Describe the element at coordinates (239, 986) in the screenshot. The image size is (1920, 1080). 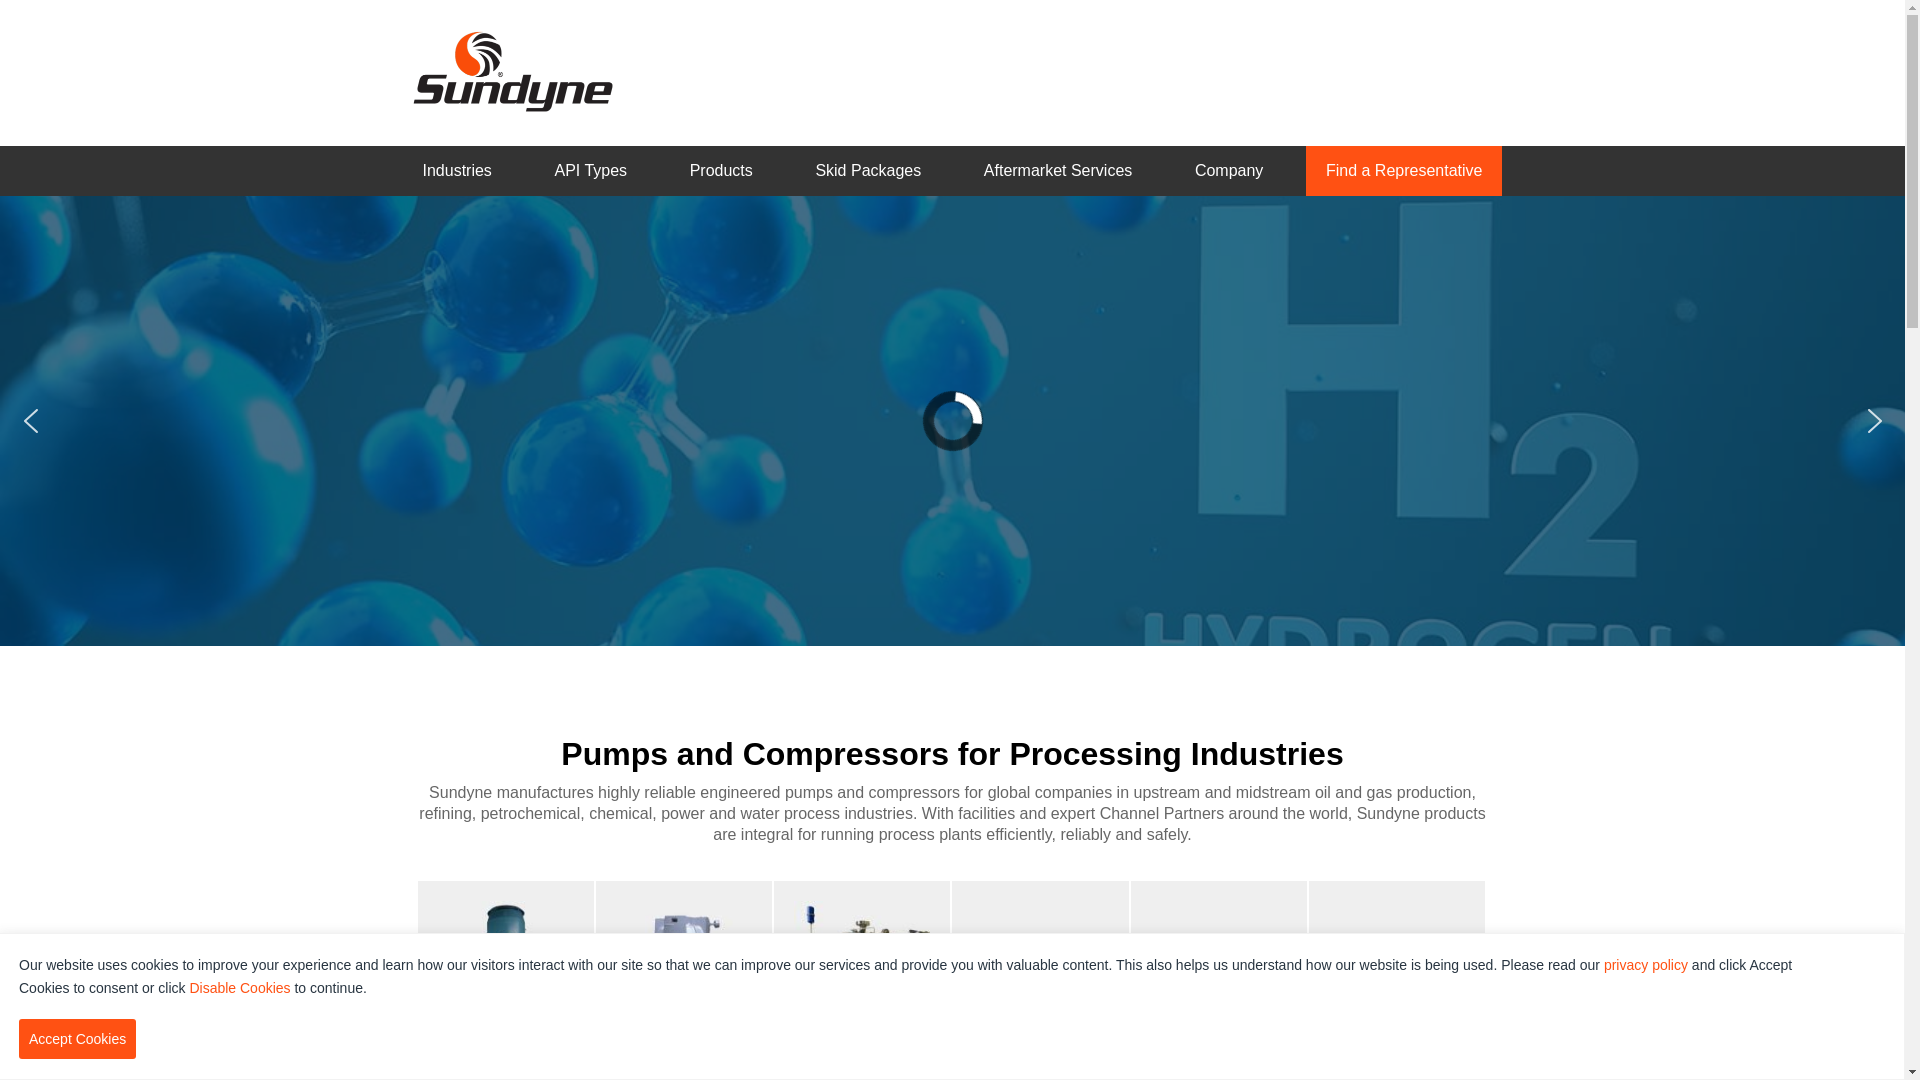
I see `'Disable Cookies'` at that location.